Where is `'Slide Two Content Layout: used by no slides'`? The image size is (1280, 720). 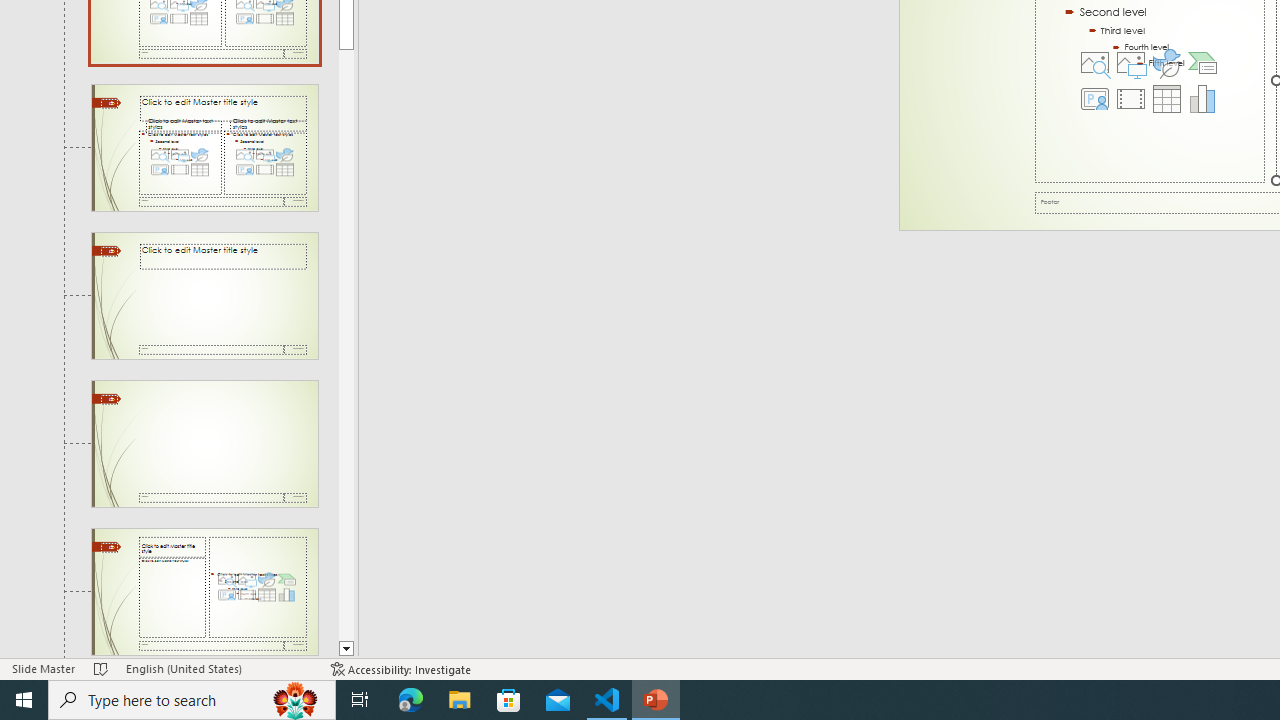 'Slide Two Content Layout: used by no slides' is located at coordinates (204, 146).